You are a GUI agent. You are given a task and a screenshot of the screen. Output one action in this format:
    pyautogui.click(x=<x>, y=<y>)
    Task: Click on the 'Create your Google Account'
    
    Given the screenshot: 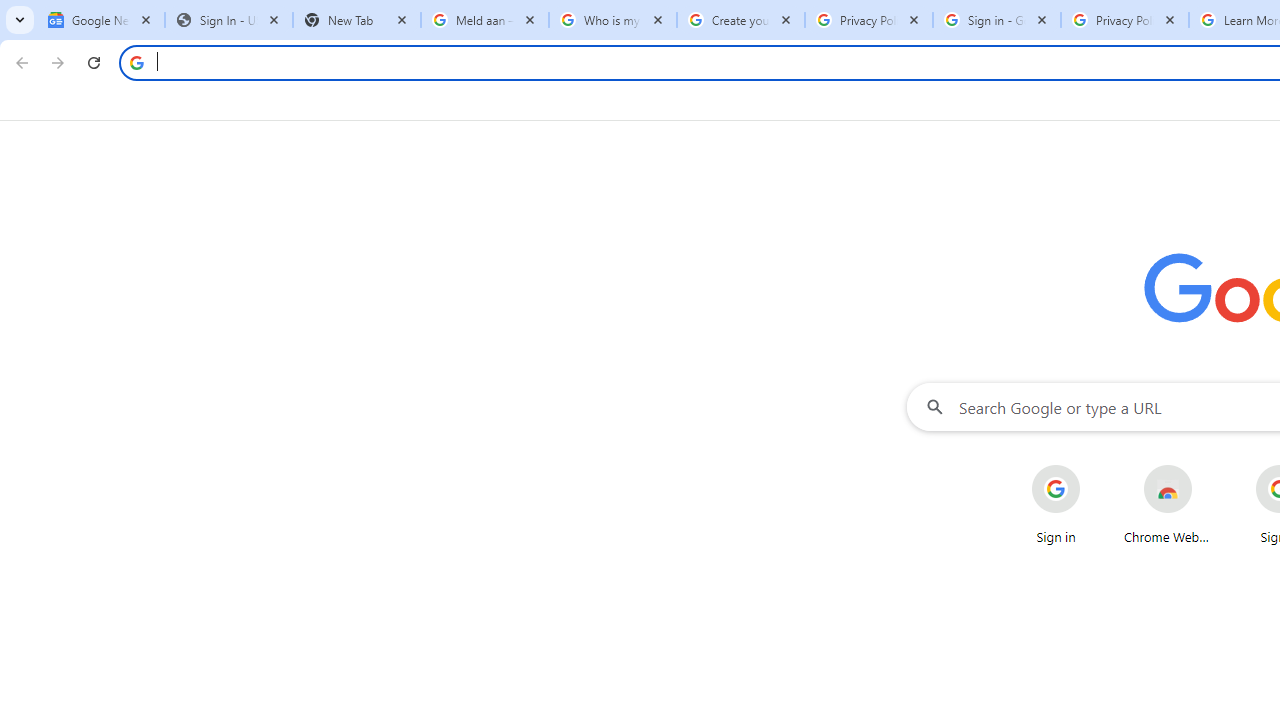 What is the action you would take?
    pyautogui.click(x=740, y=20)
    